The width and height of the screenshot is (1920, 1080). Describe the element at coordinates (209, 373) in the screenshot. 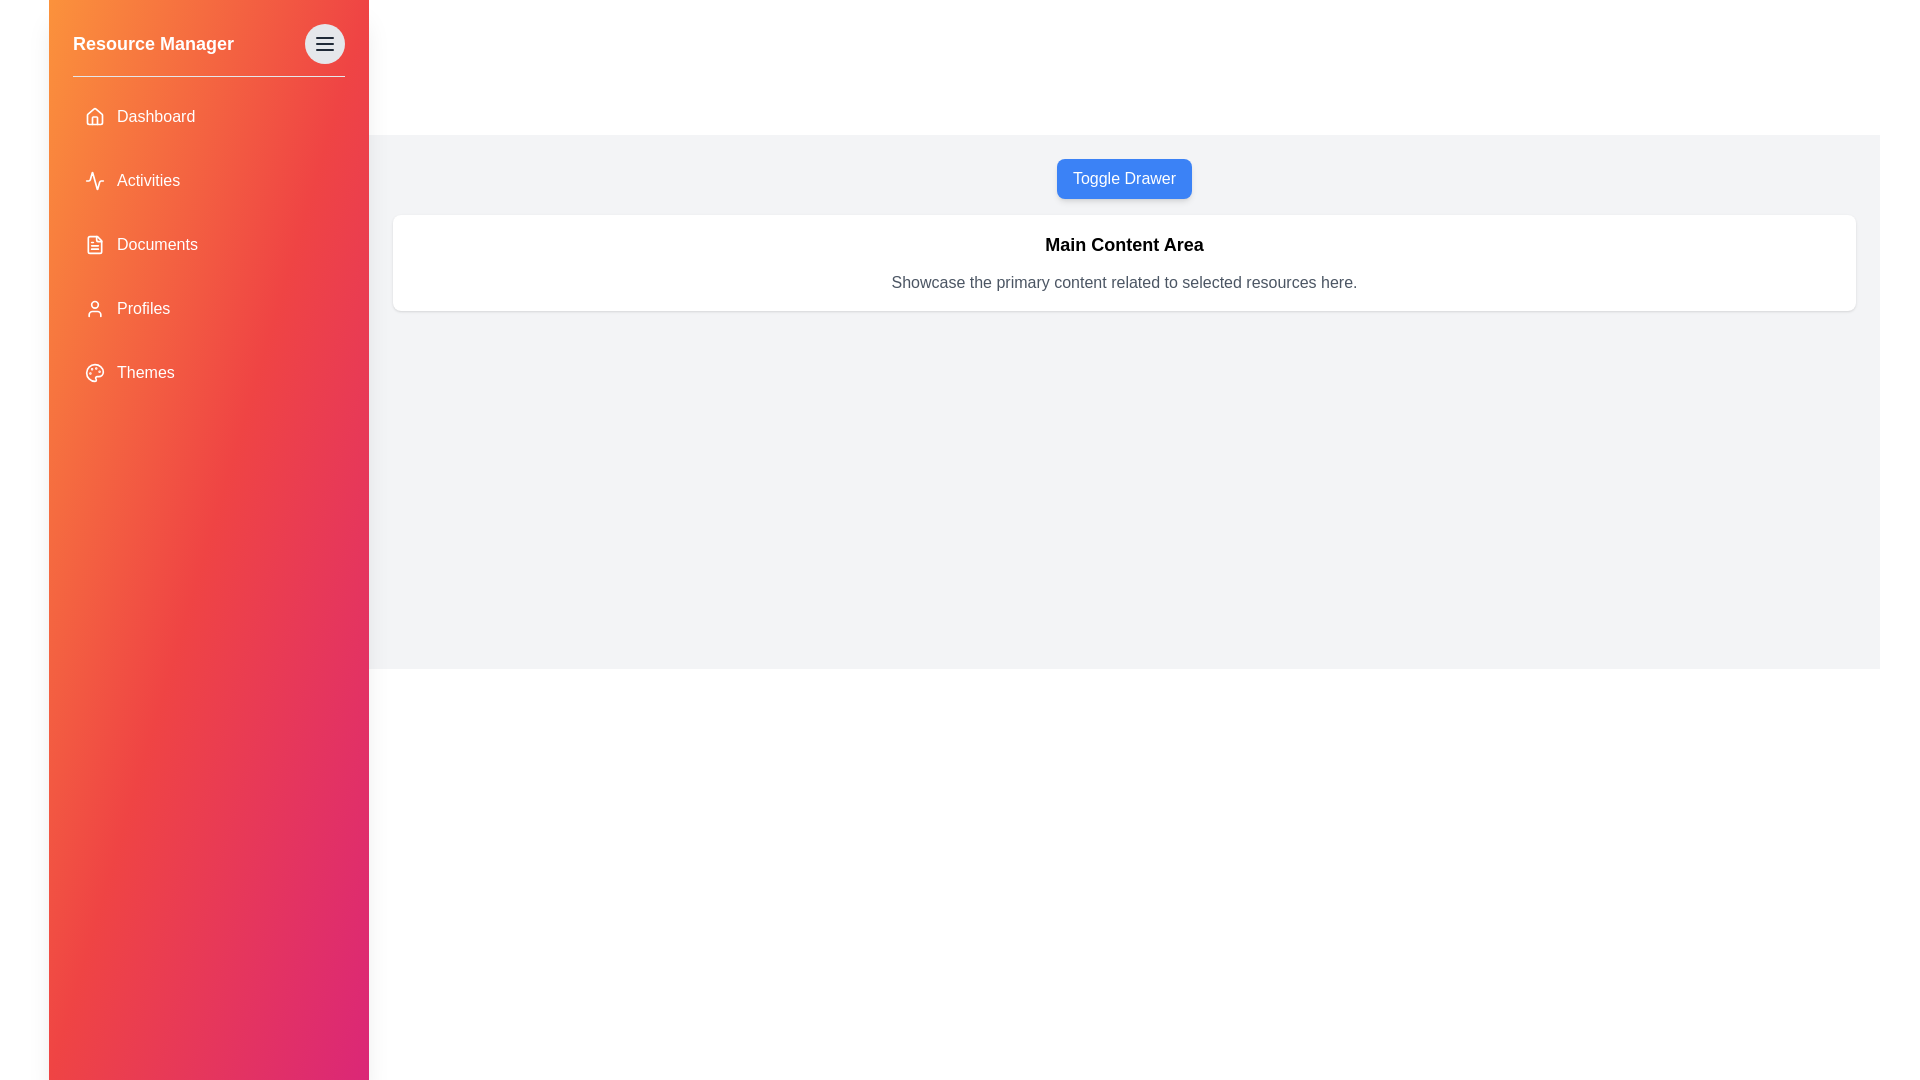

I see `the Themes item in the drawer to navigate to that section` at that location.